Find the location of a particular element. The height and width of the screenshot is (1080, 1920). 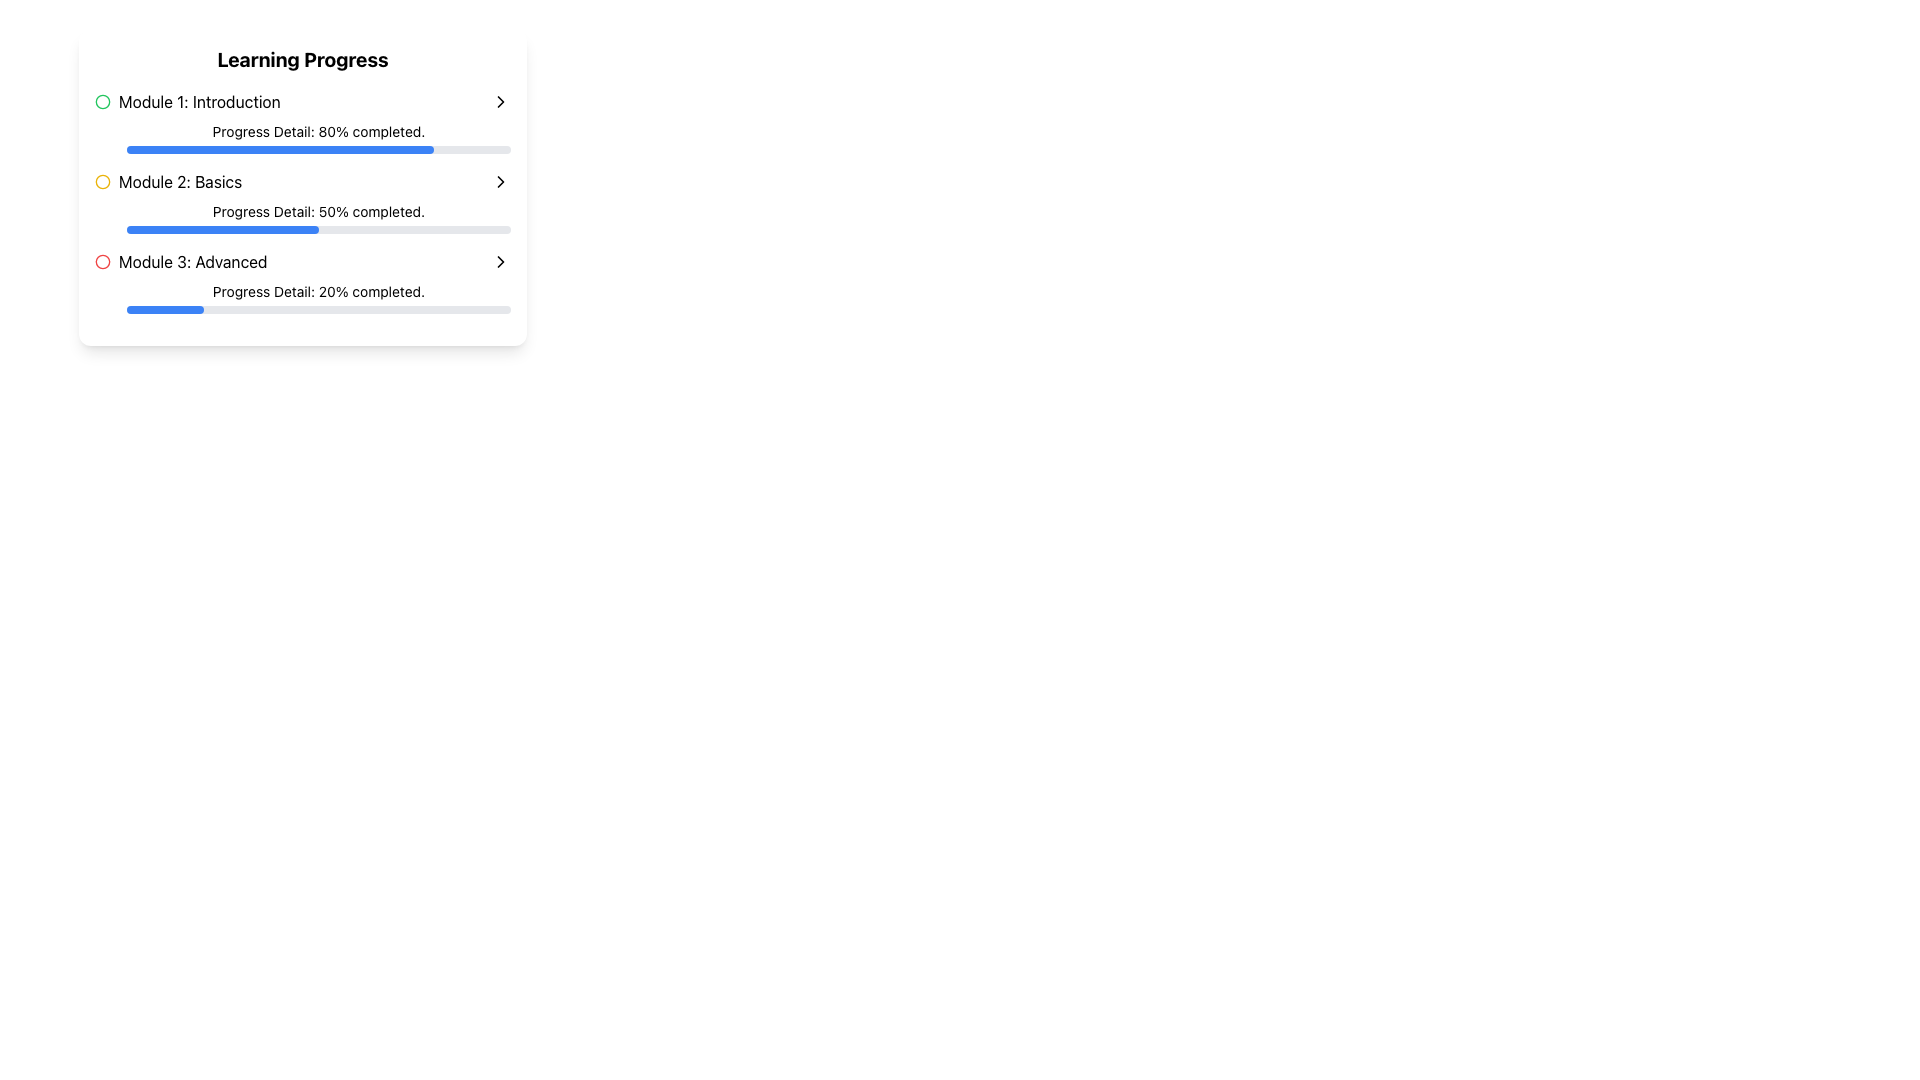

the circular status indicator located to the left of the 'Module 3: Advanced' label in the Learning Progress section is located at coordinates (101, 260).